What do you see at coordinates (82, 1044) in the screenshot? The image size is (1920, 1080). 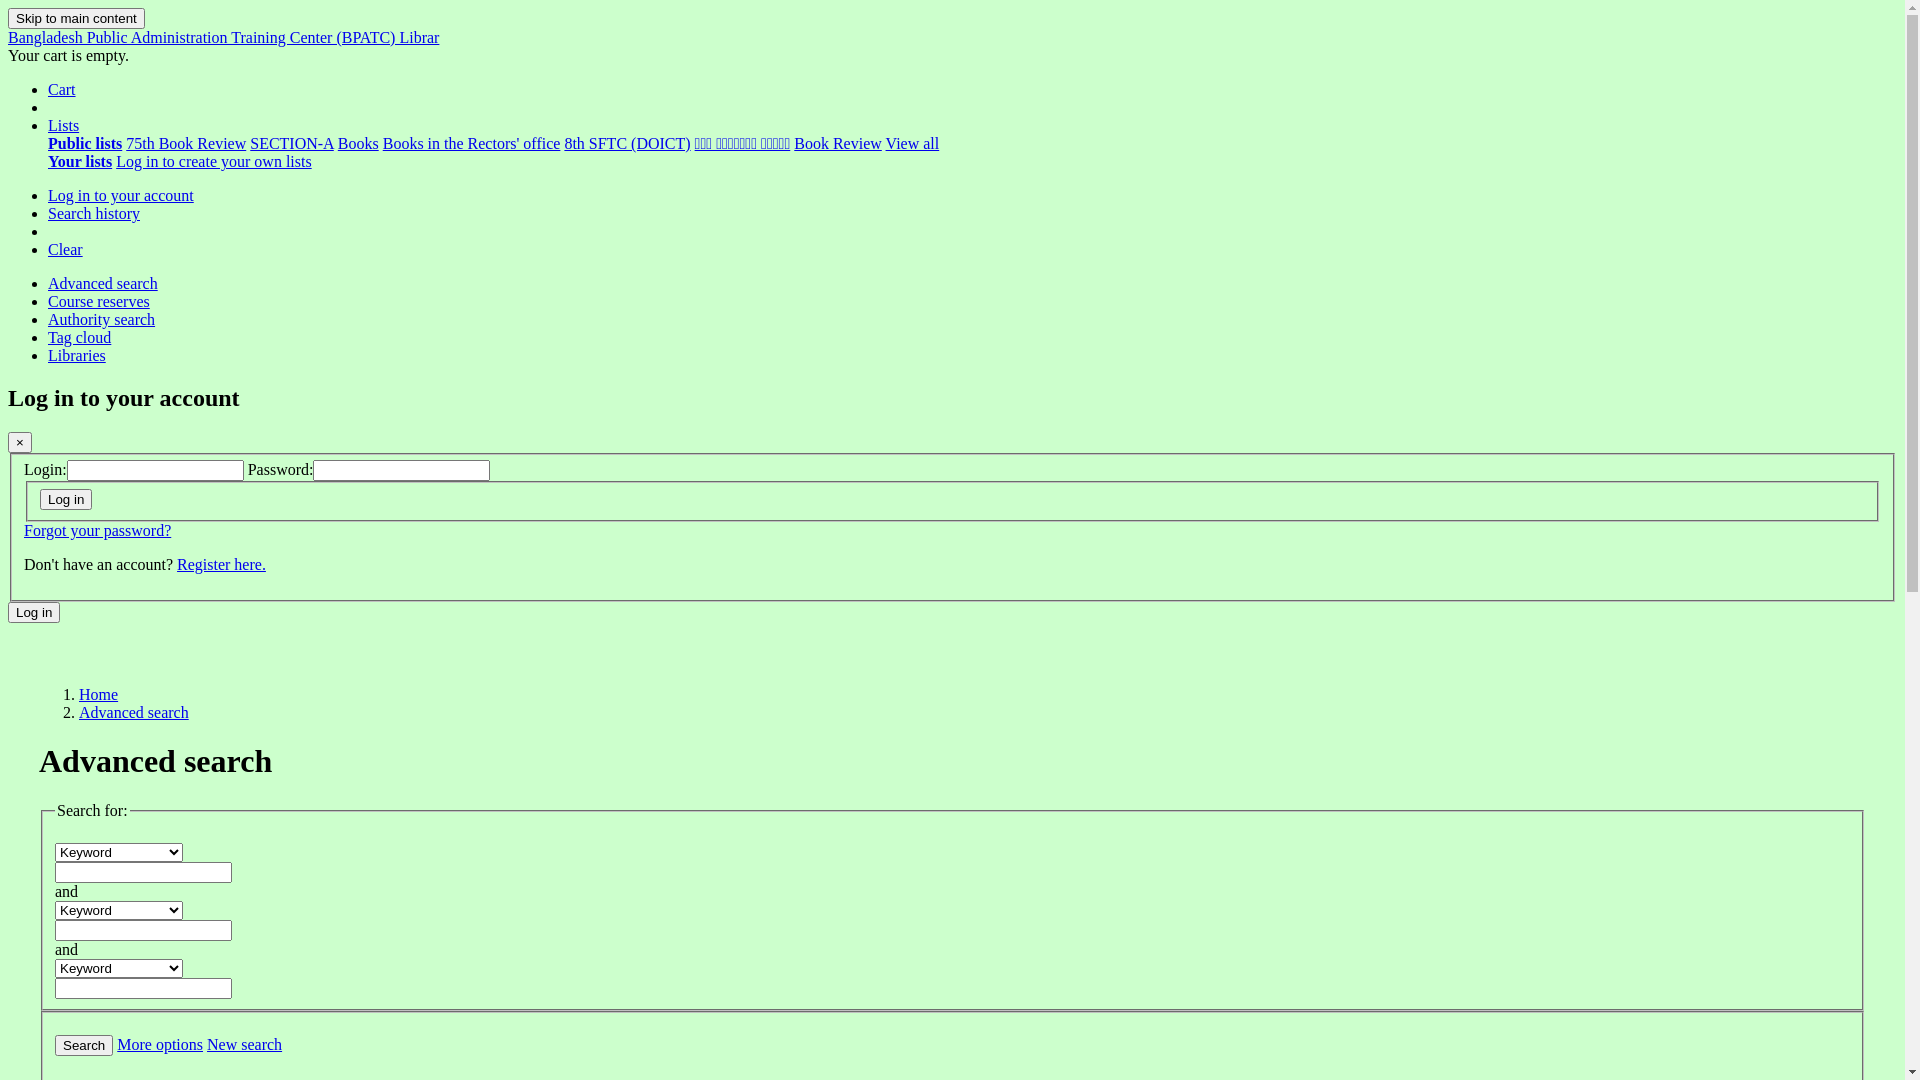 I see `'Search'` at bounding box center [82, 1044].